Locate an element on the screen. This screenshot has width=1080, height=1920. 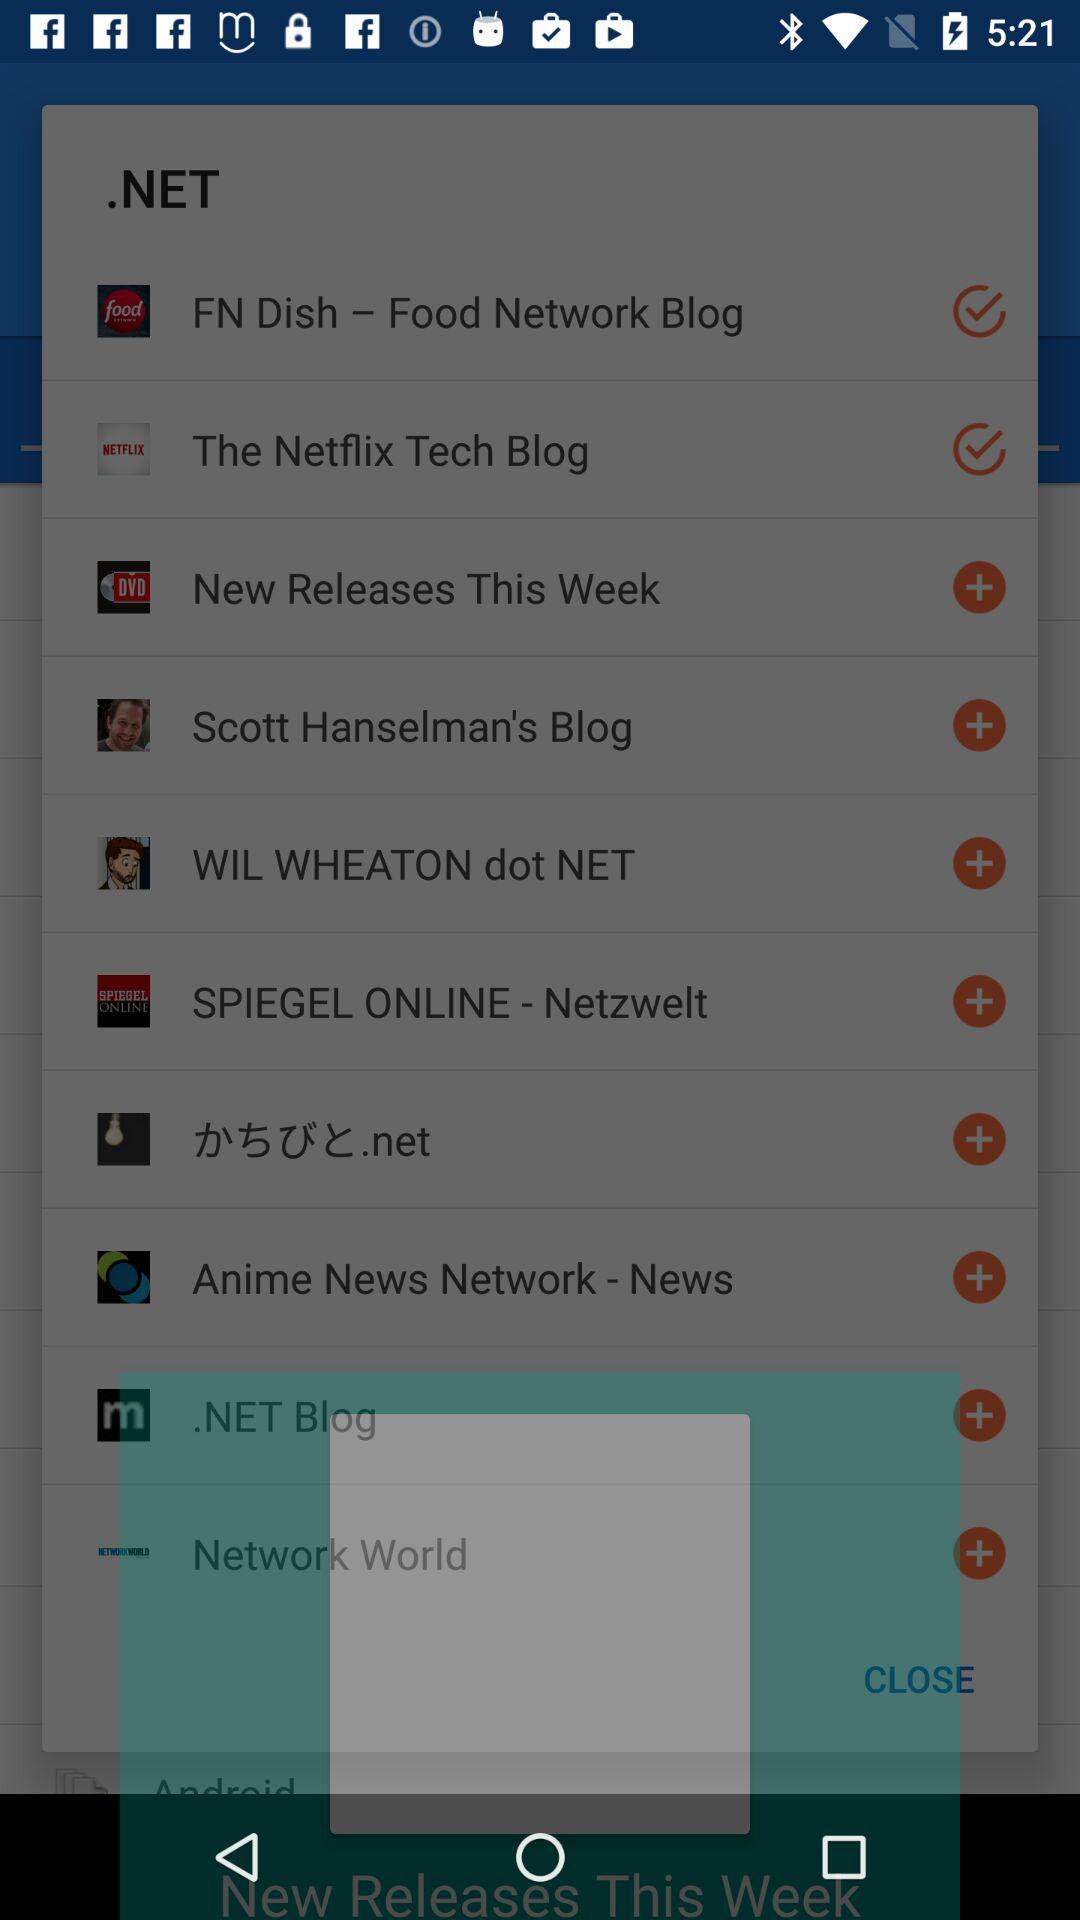
to the list is located at coordinates (978, 863).